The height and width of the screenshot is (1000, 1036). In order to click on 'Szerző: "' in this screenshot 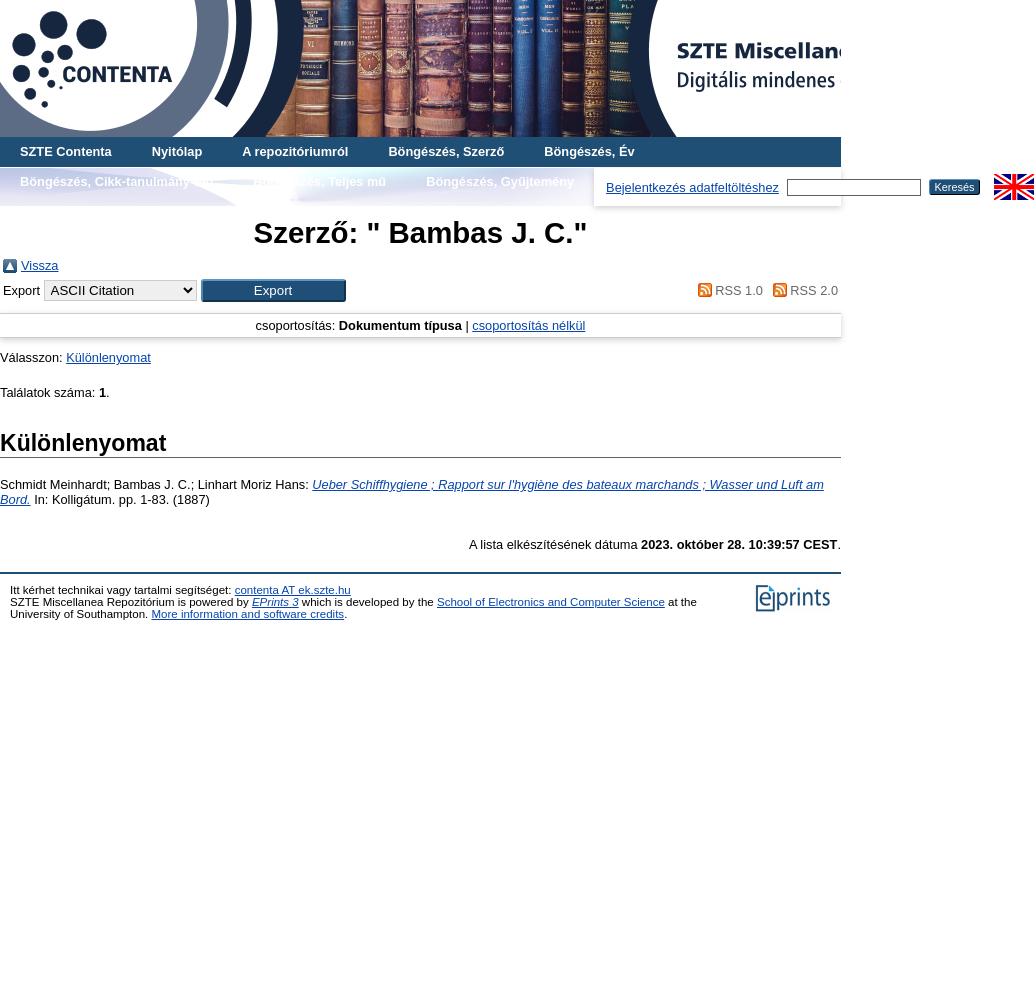, I will do `click(316, 231)`.